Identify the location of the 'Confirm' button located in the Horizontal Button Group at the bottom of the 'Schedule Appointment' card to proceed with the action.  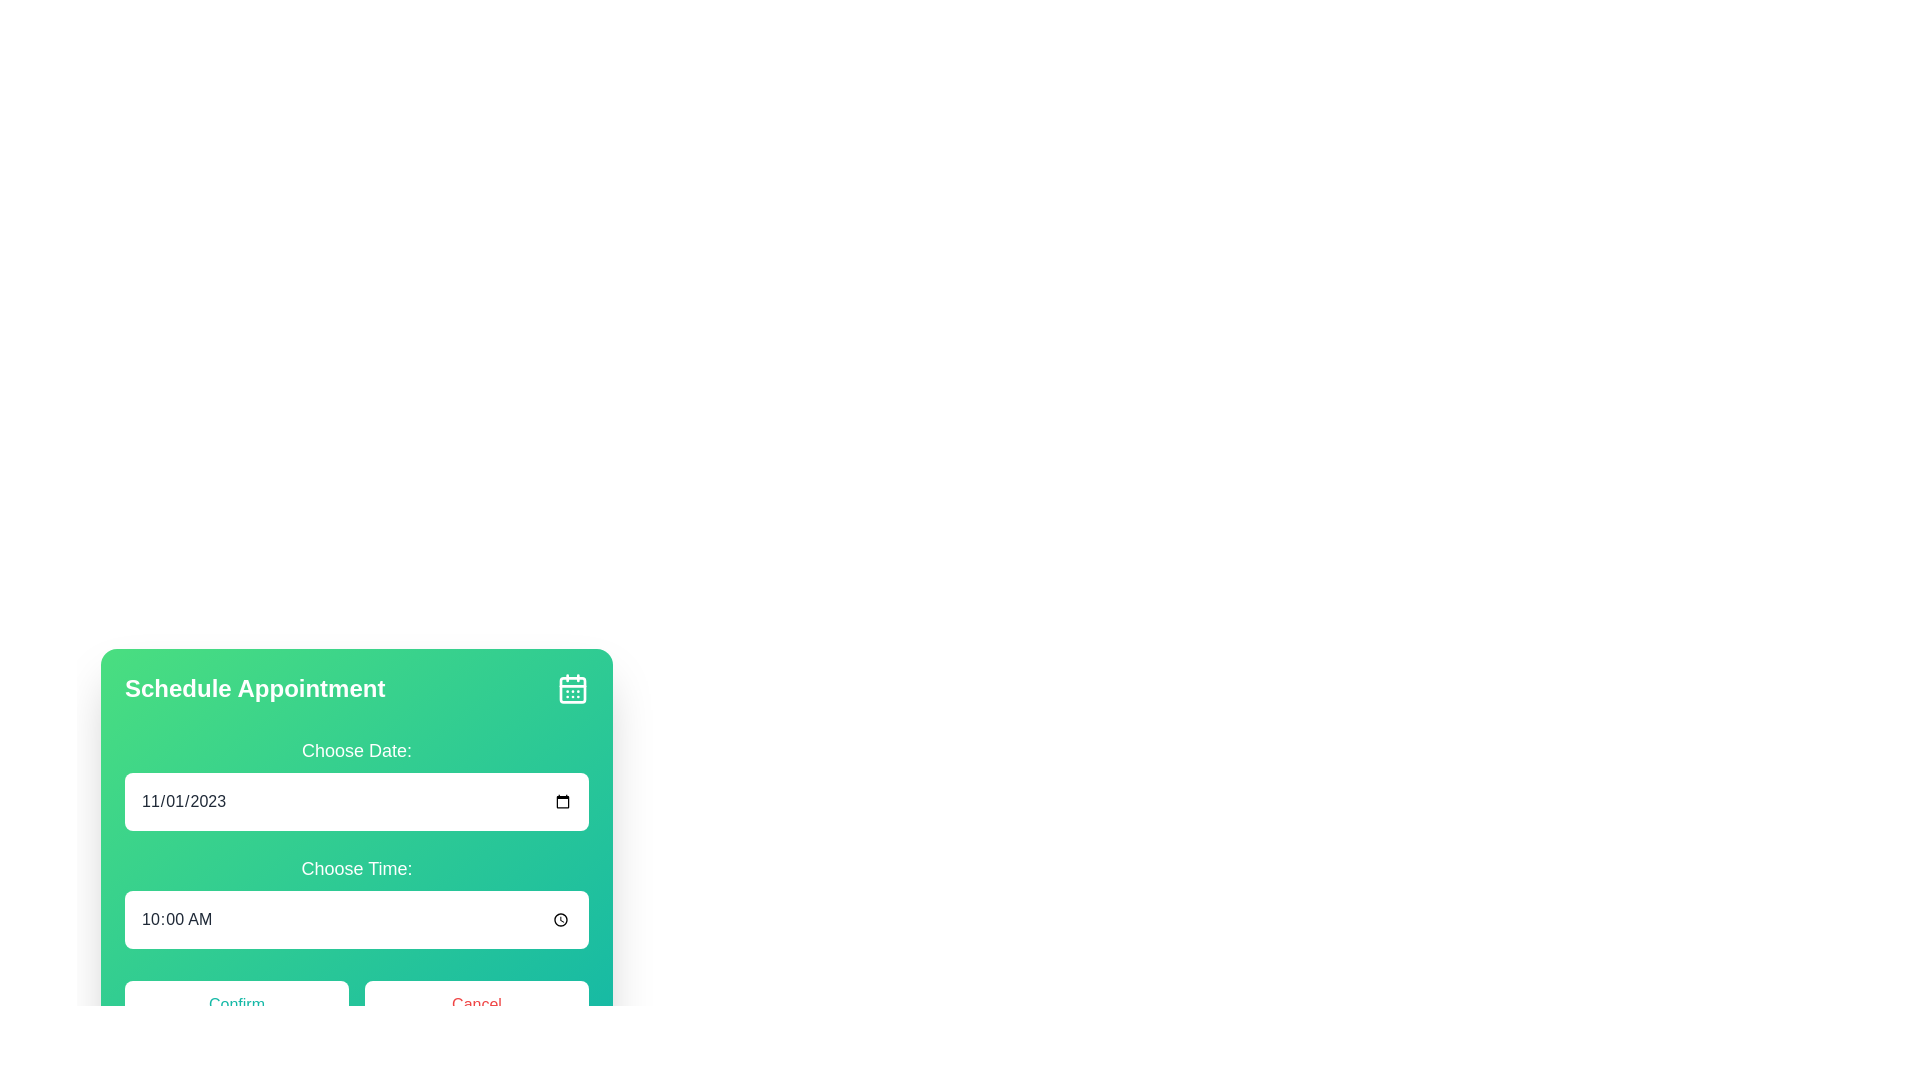
(356, 1005).